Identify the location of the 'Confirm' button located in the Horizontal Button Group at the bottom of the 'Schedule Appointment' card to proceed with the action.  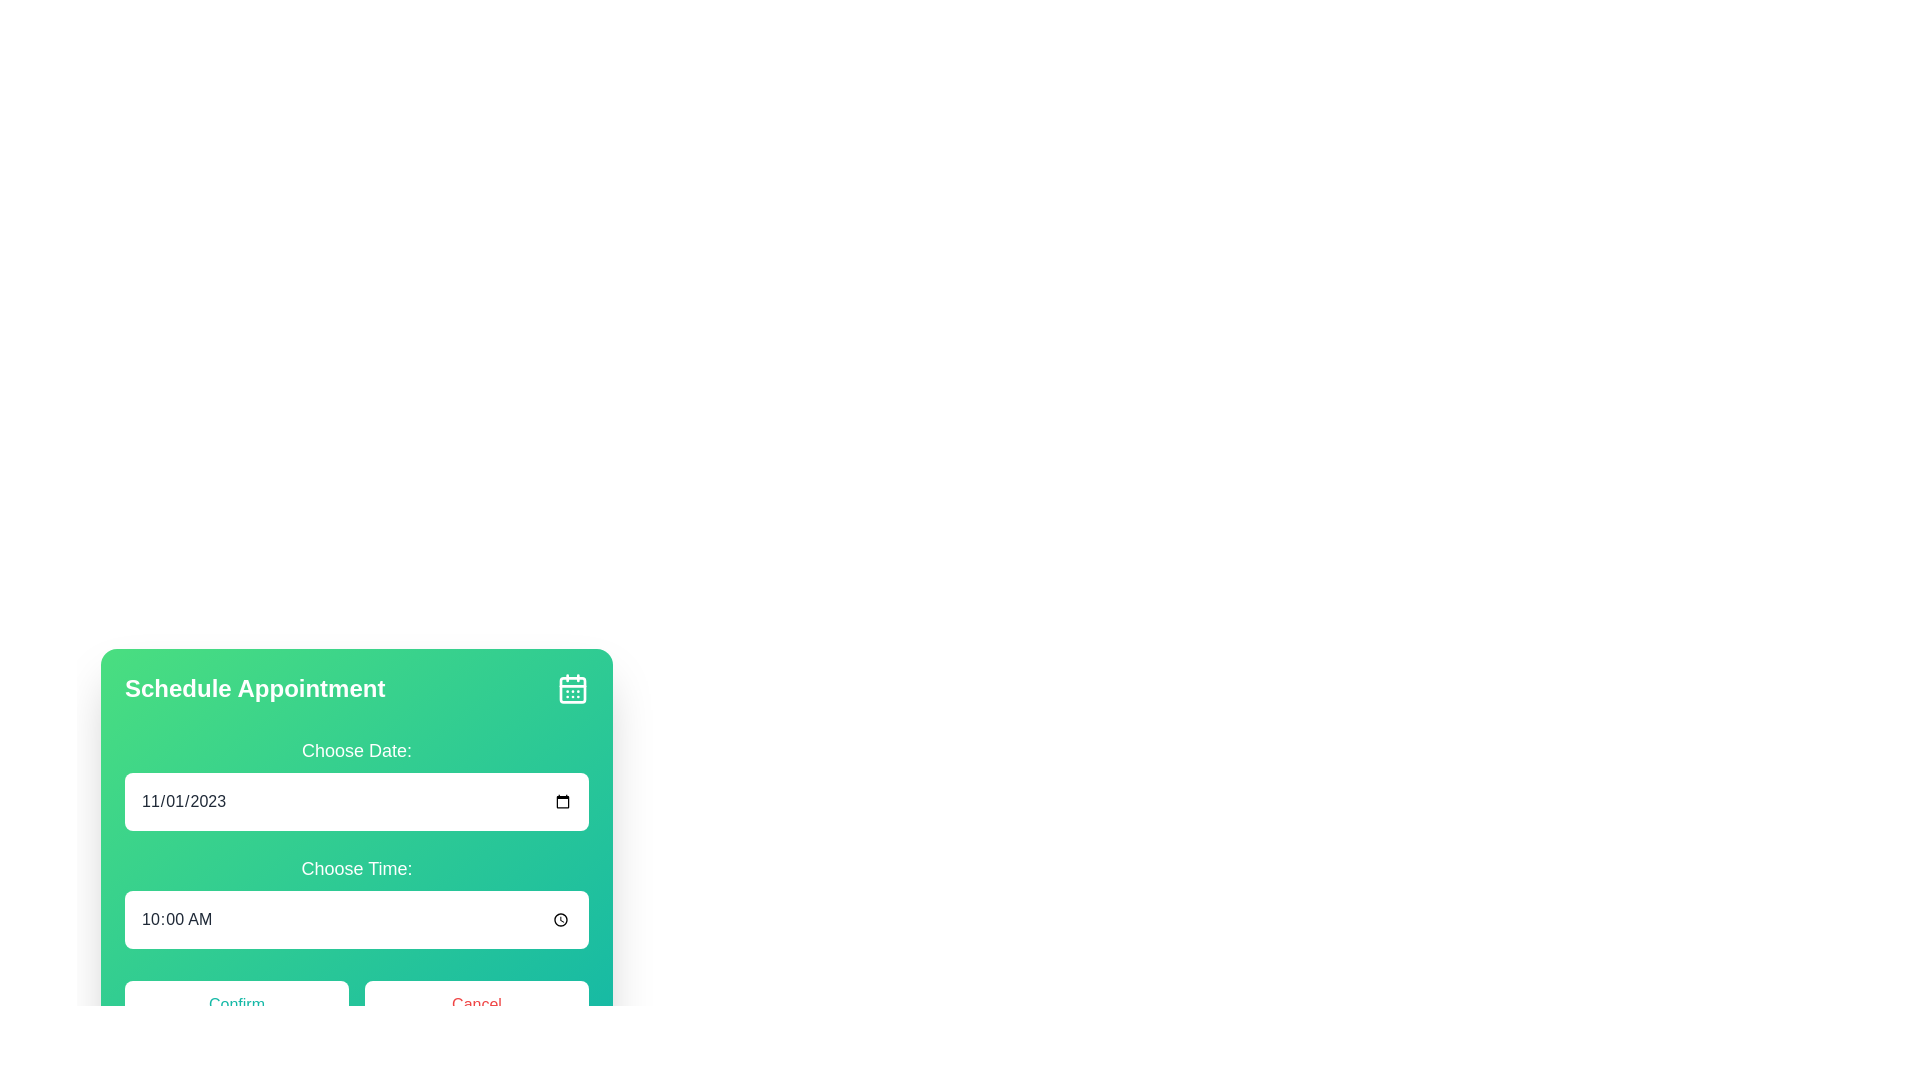
(356, 1005).